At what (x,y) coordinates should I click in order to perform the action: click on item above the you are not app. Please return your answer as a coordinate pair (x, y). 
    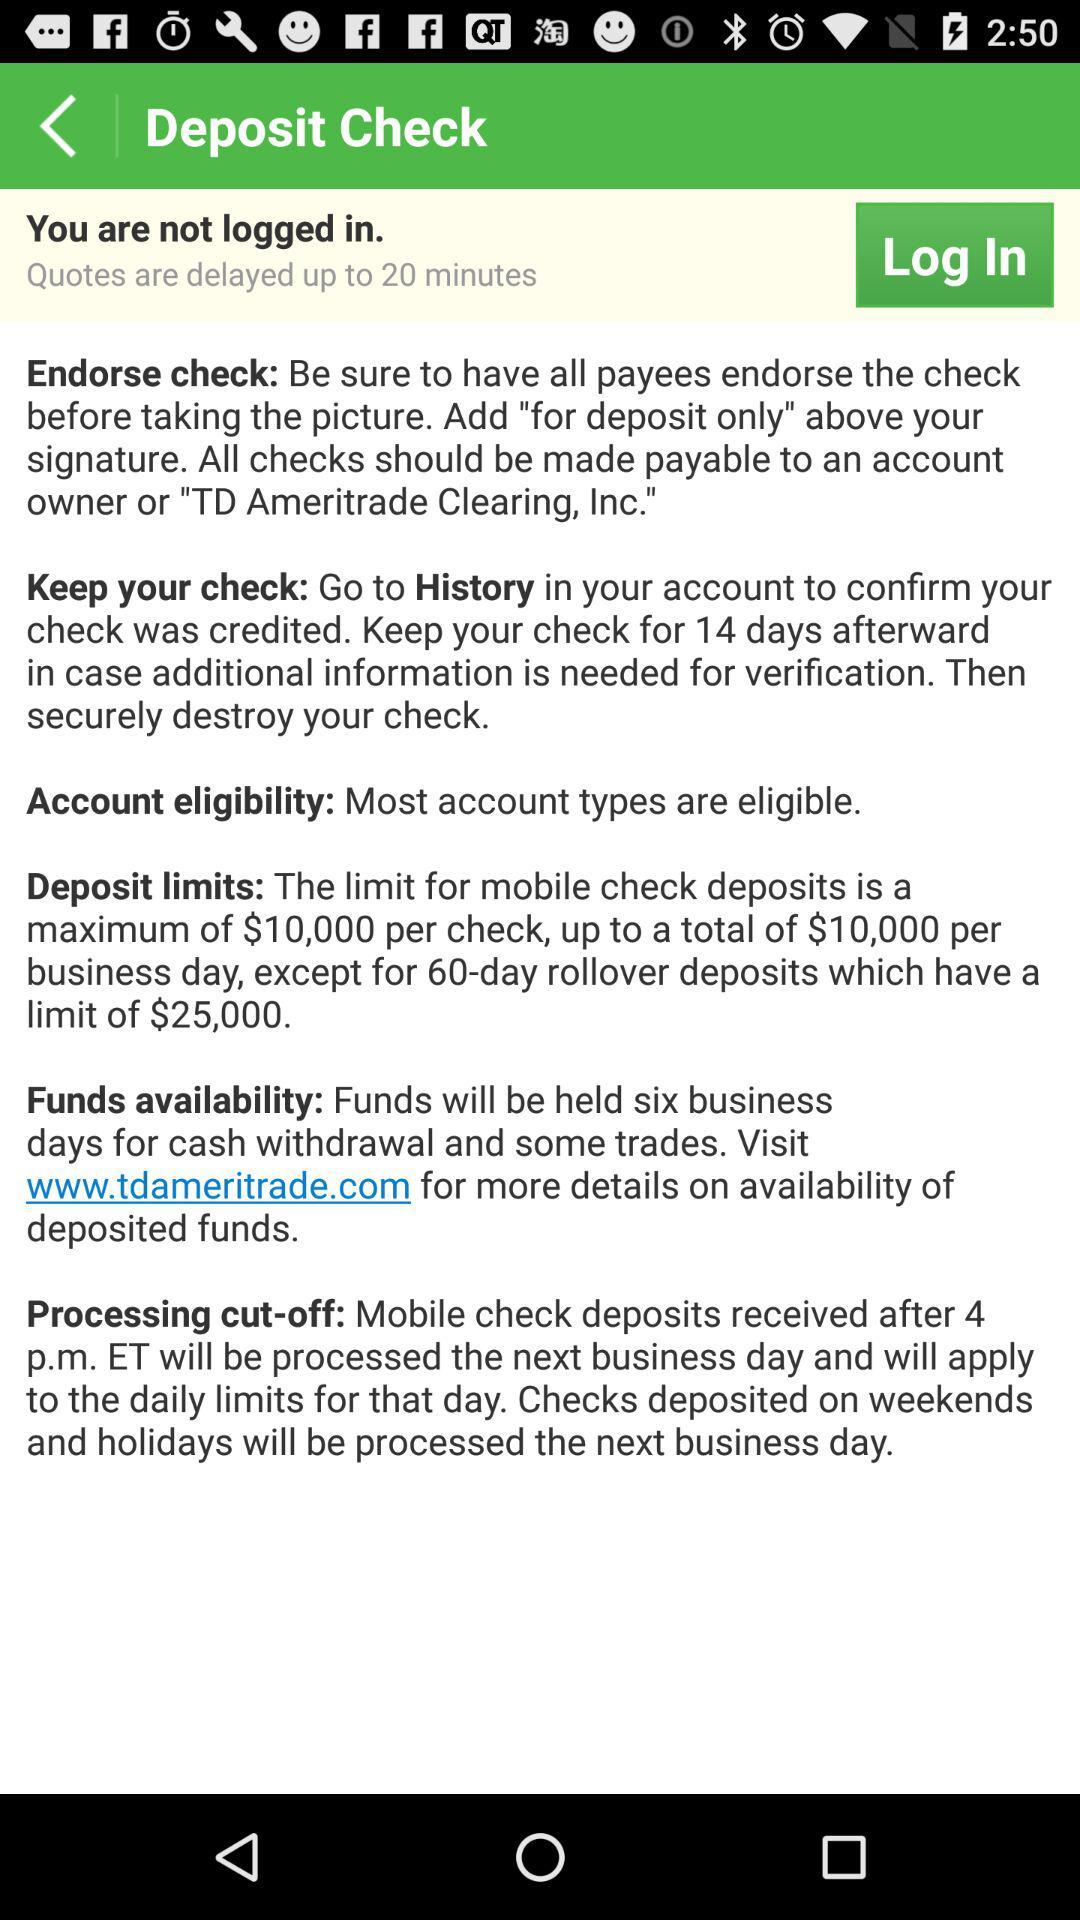
    Looking at the image, I should click on (56, 124).